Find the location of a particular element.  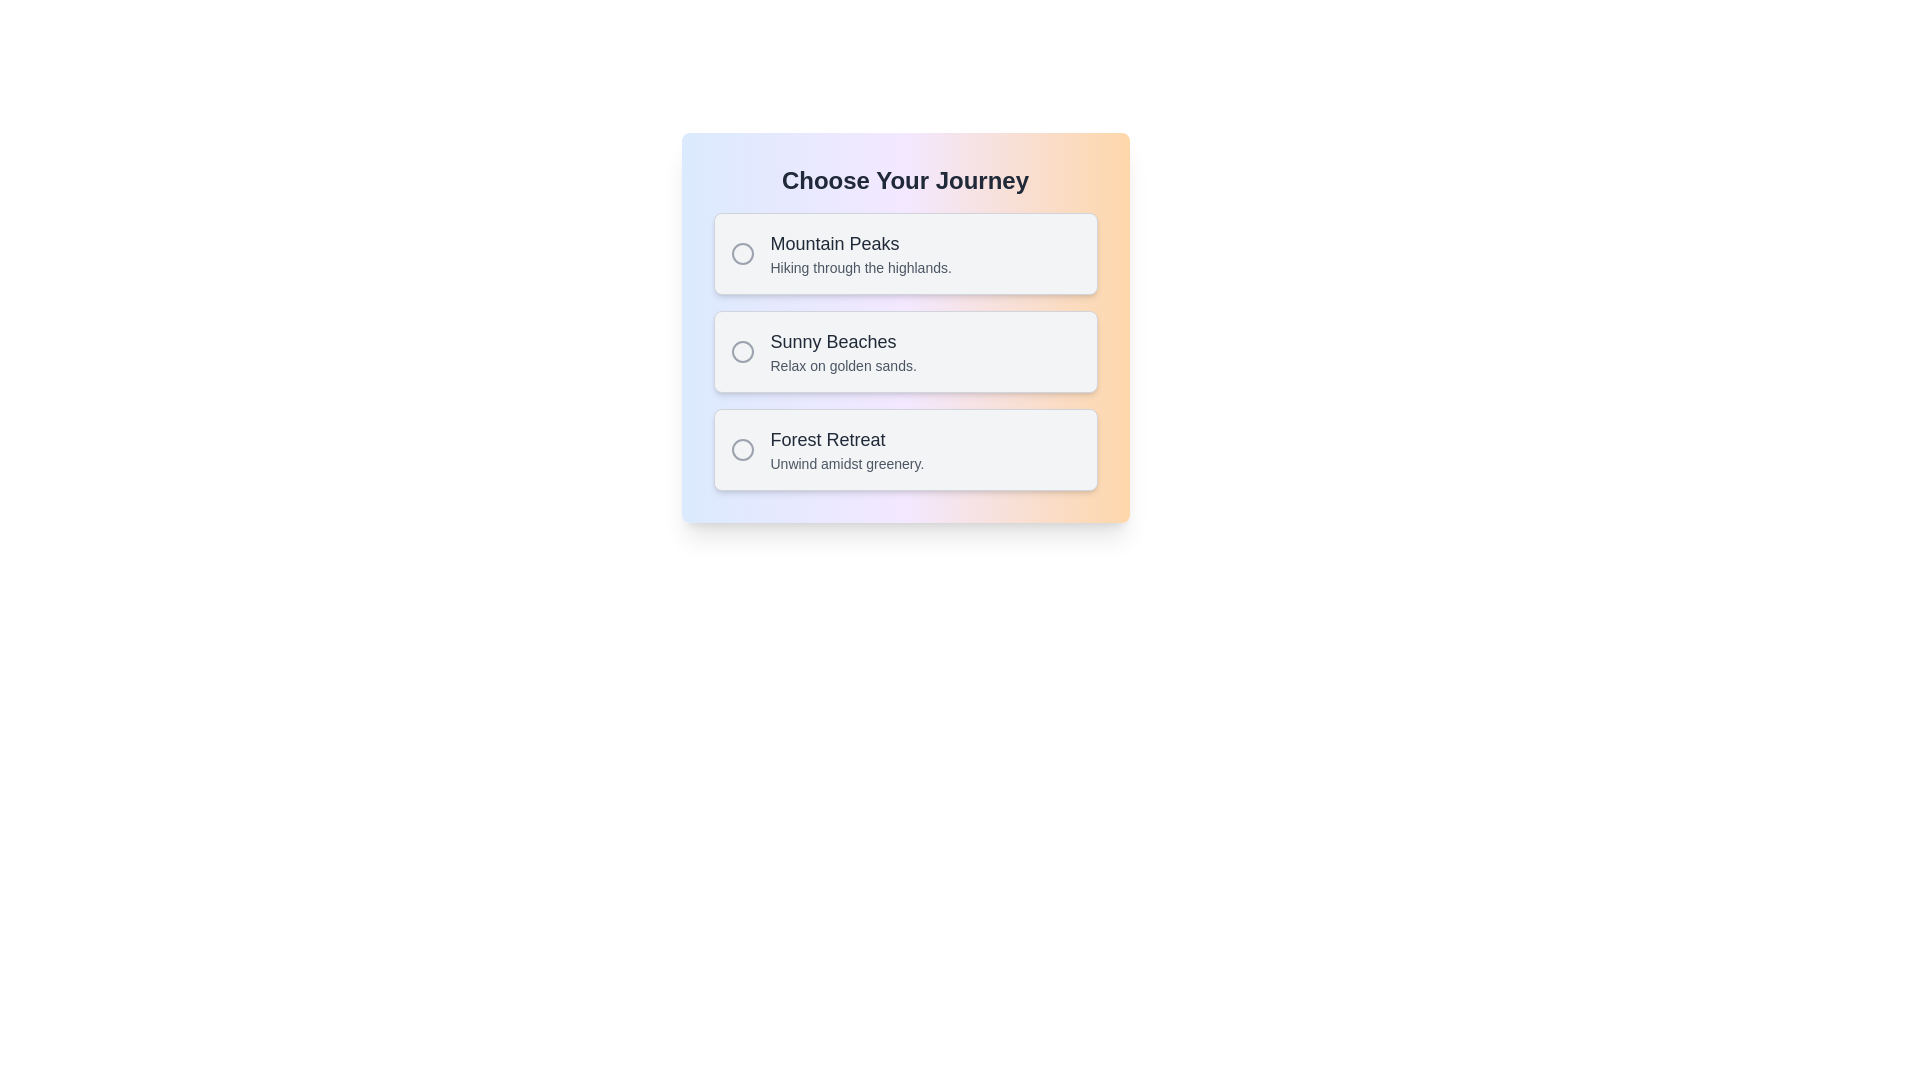

text content of the Text Label located inside the first item of a vertically aligned list of selectable options, positioned to the right of a circular checkbox indicator is located at coordinates (861, 253).